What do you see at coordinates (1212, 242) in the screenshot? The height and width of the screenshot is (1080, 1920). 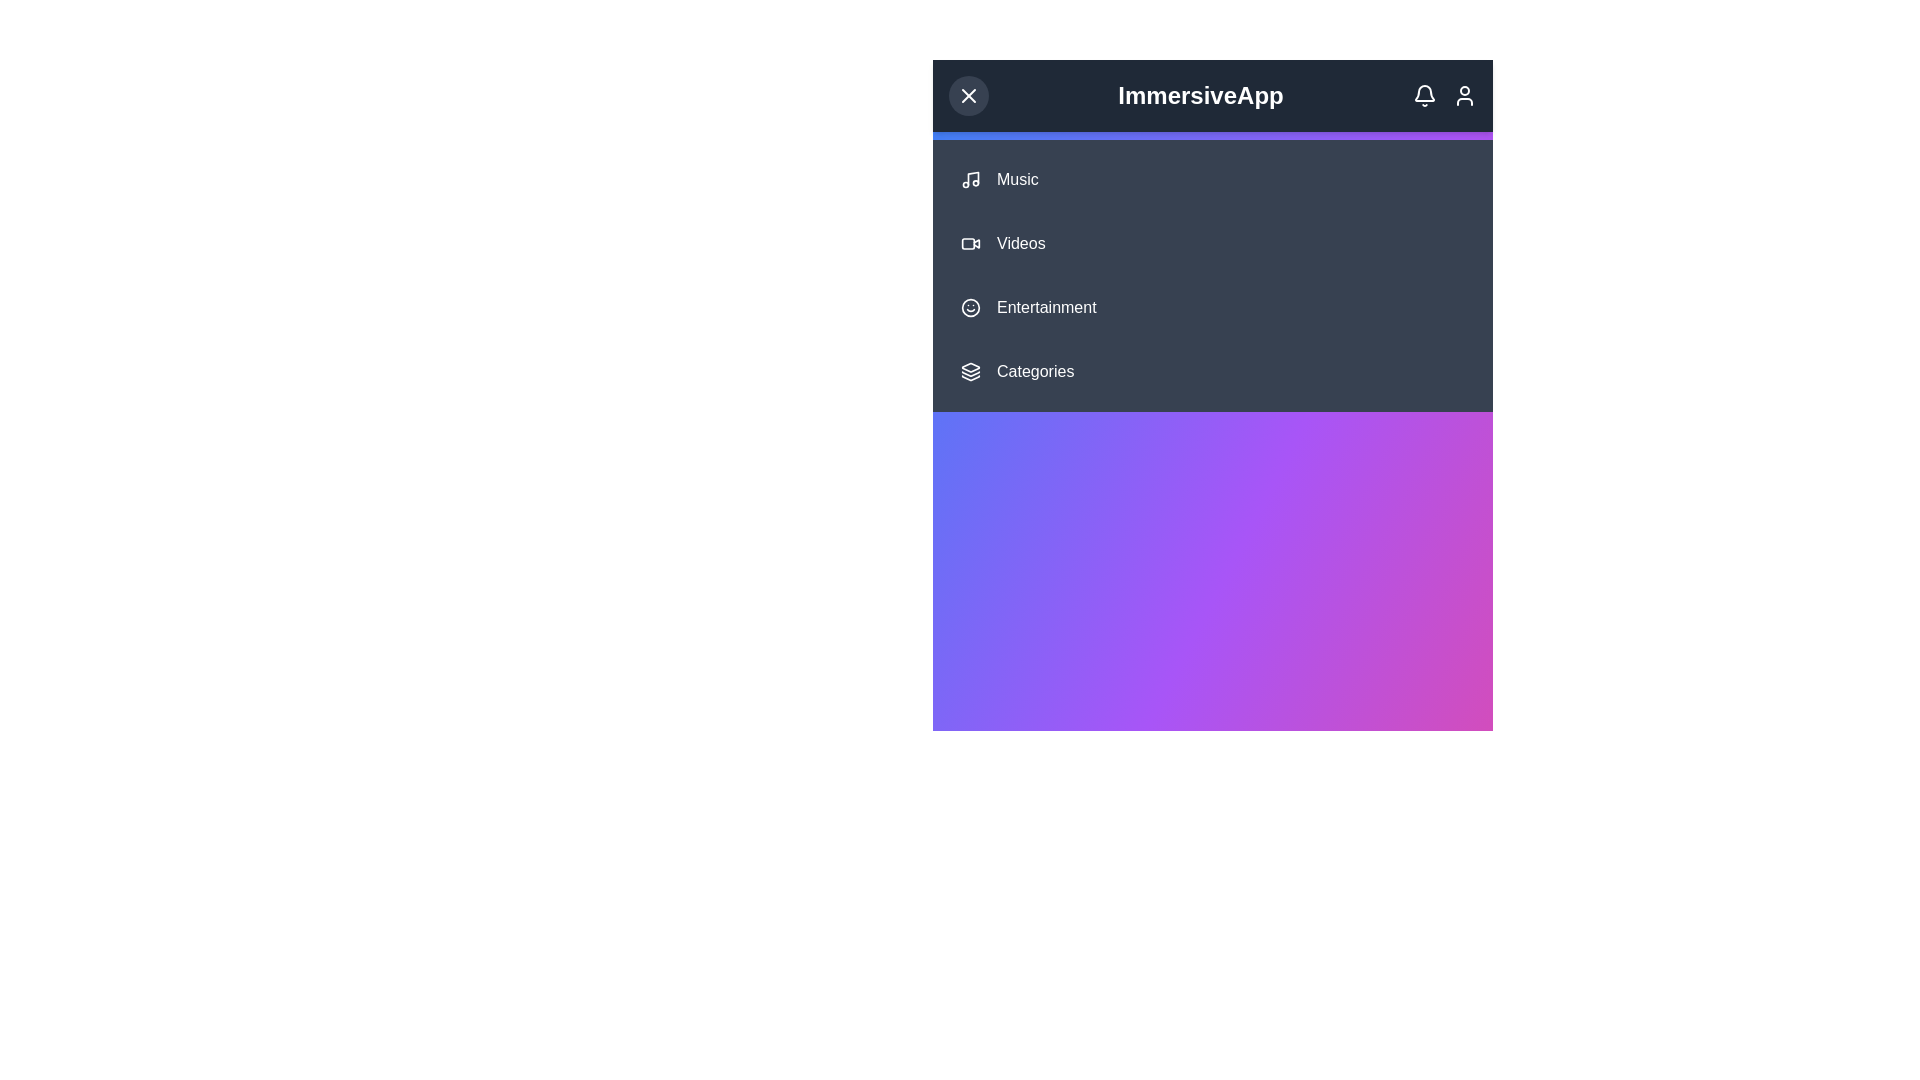 I see `the 'Videos' menu item` at bounding box center [1212, 242].